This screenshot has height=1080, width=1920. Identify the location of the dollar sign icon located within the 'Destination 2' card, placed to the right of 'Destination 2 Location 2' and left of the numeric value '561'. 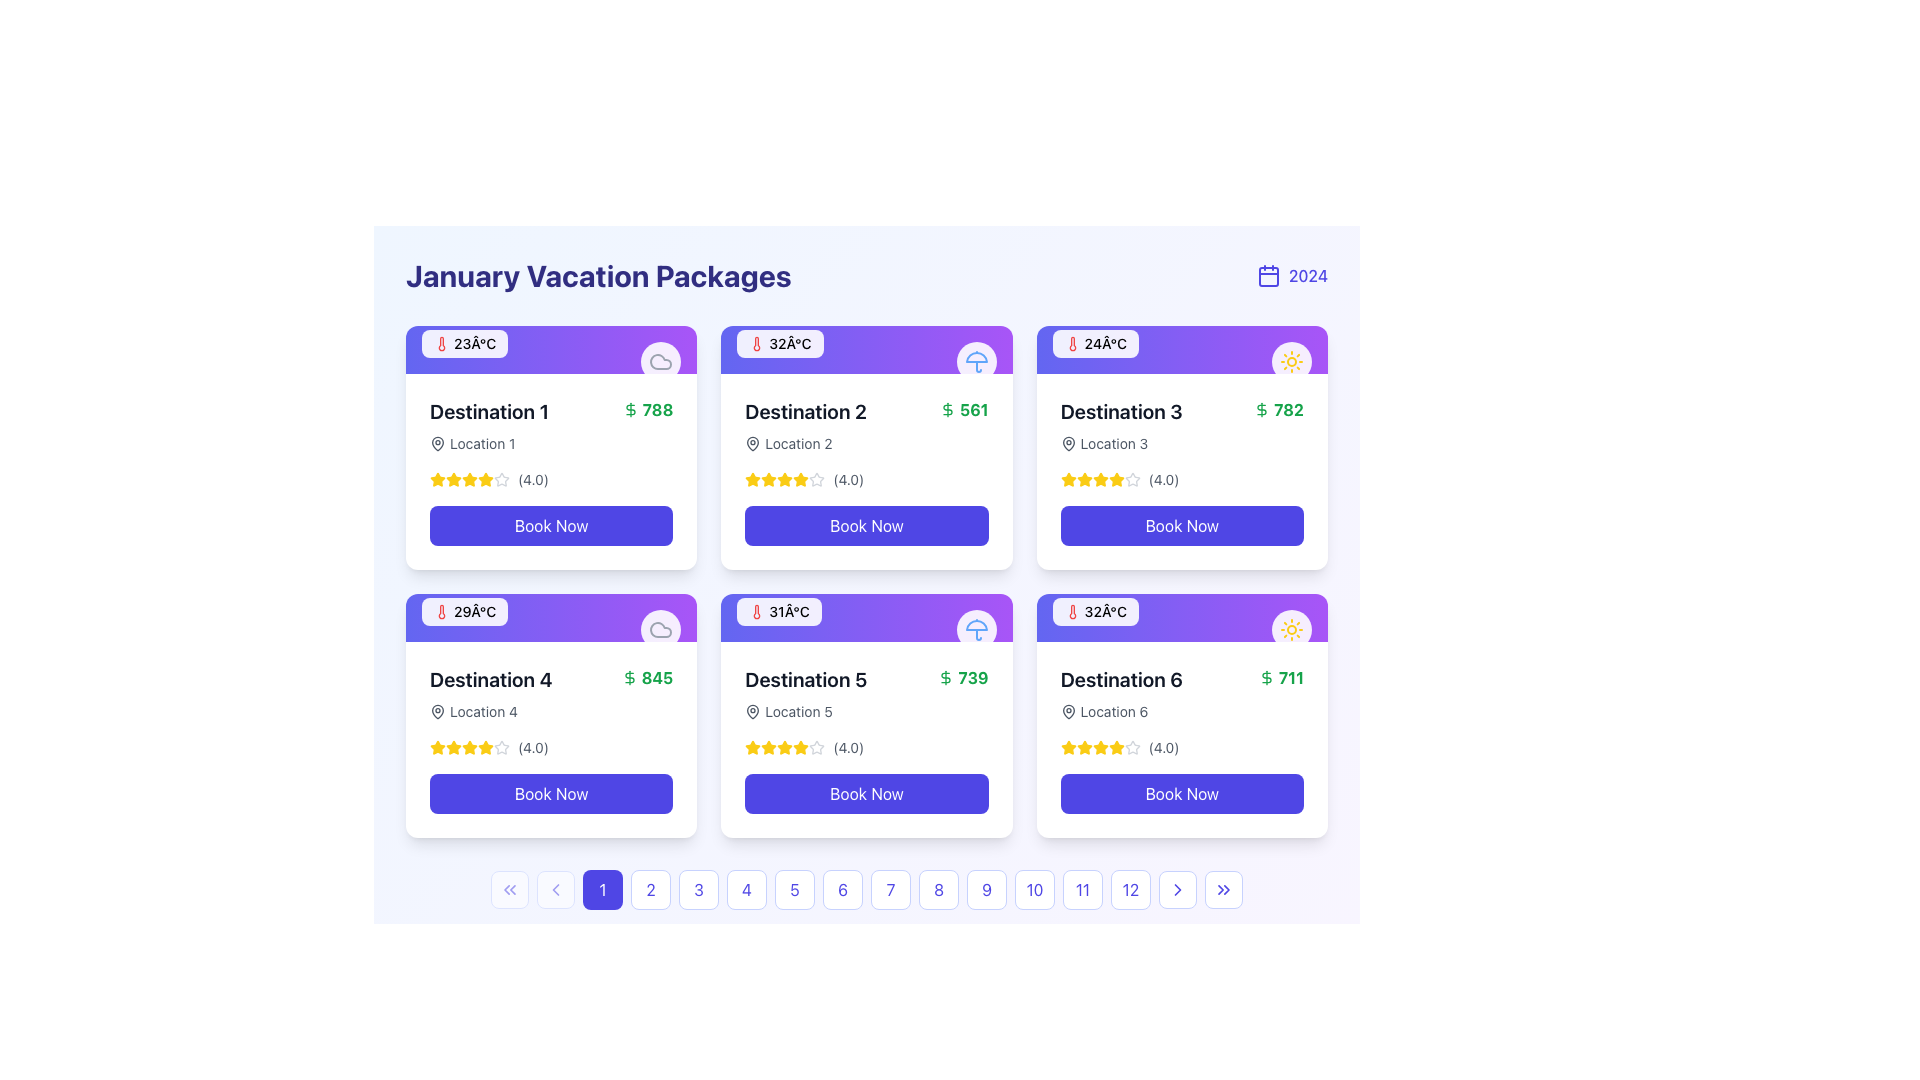
(946, 408).